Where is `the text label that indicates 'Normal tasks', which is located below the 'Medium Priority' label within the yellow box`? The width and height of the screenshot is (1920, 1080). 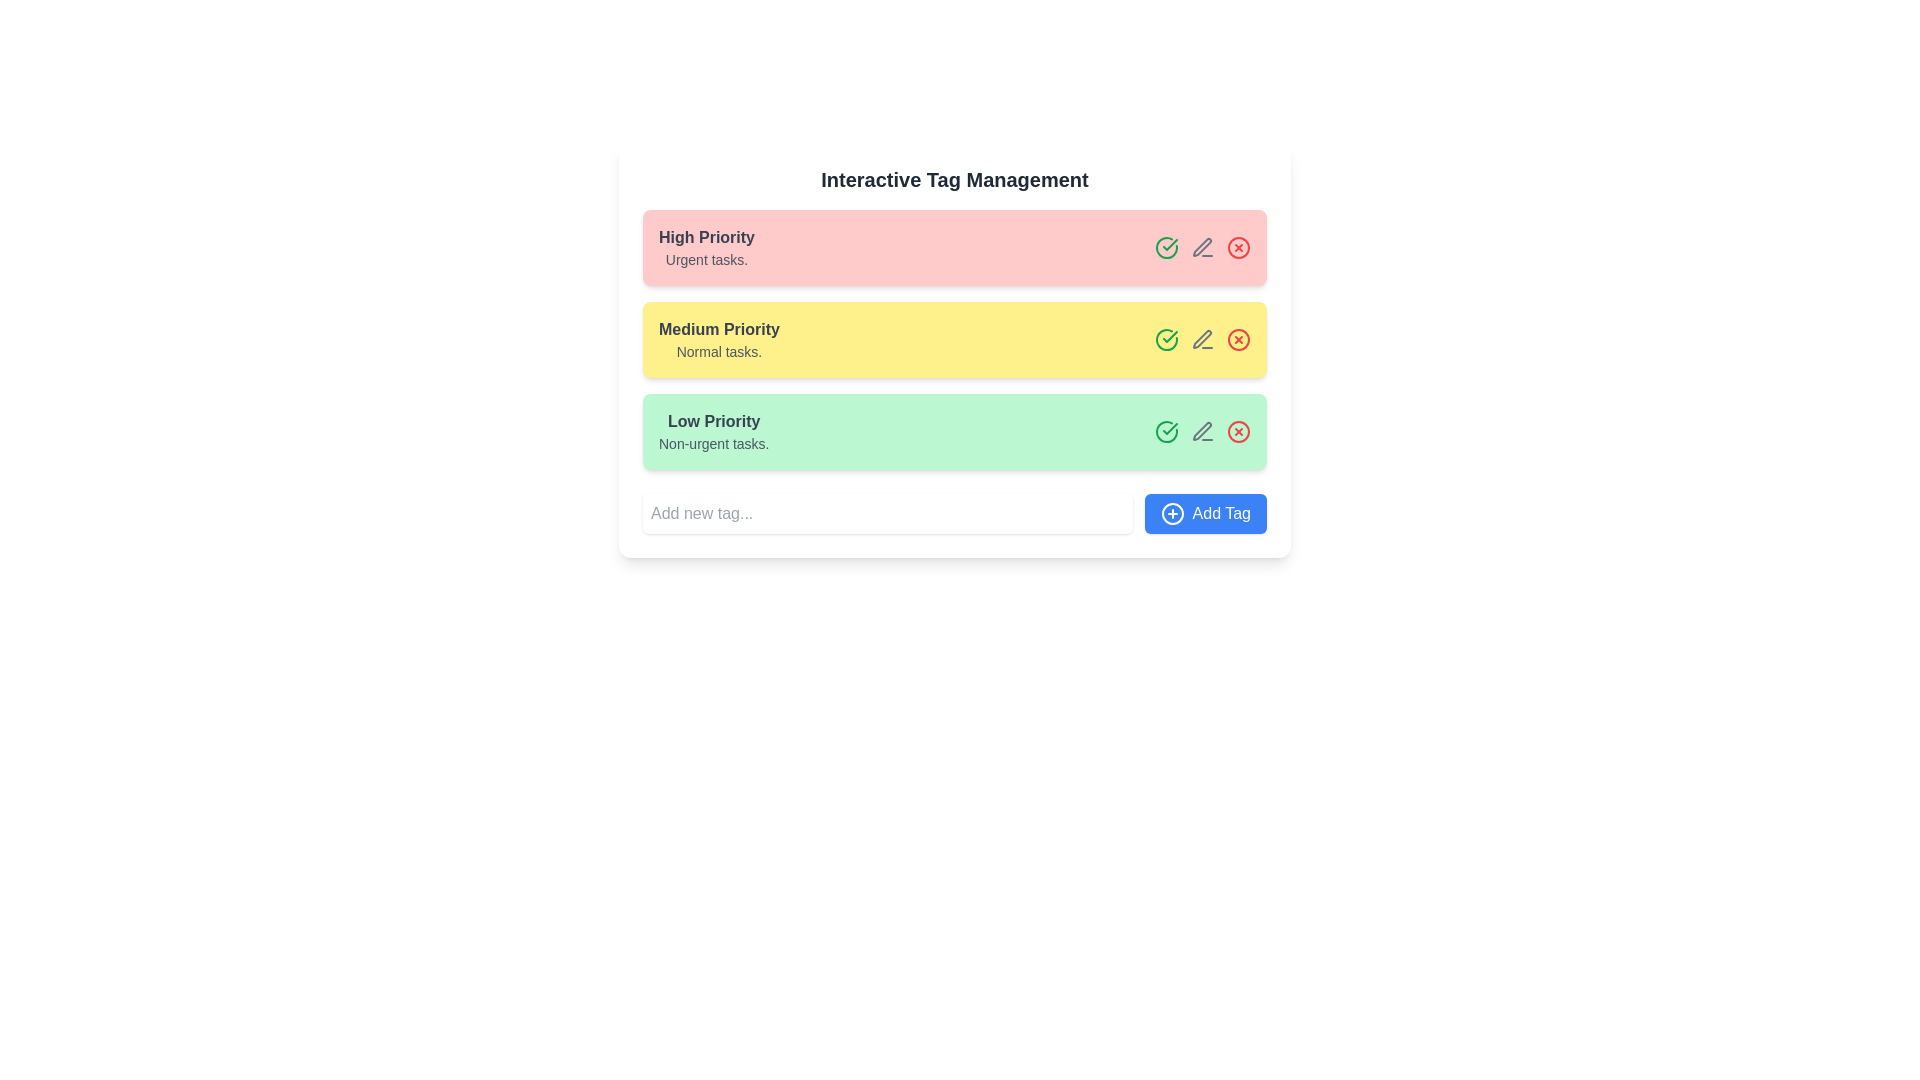
the text label that indicates 'Normal tasks', which is located below the 'Medium Priority' label within the yellow box is located at coordinates (719, 350).